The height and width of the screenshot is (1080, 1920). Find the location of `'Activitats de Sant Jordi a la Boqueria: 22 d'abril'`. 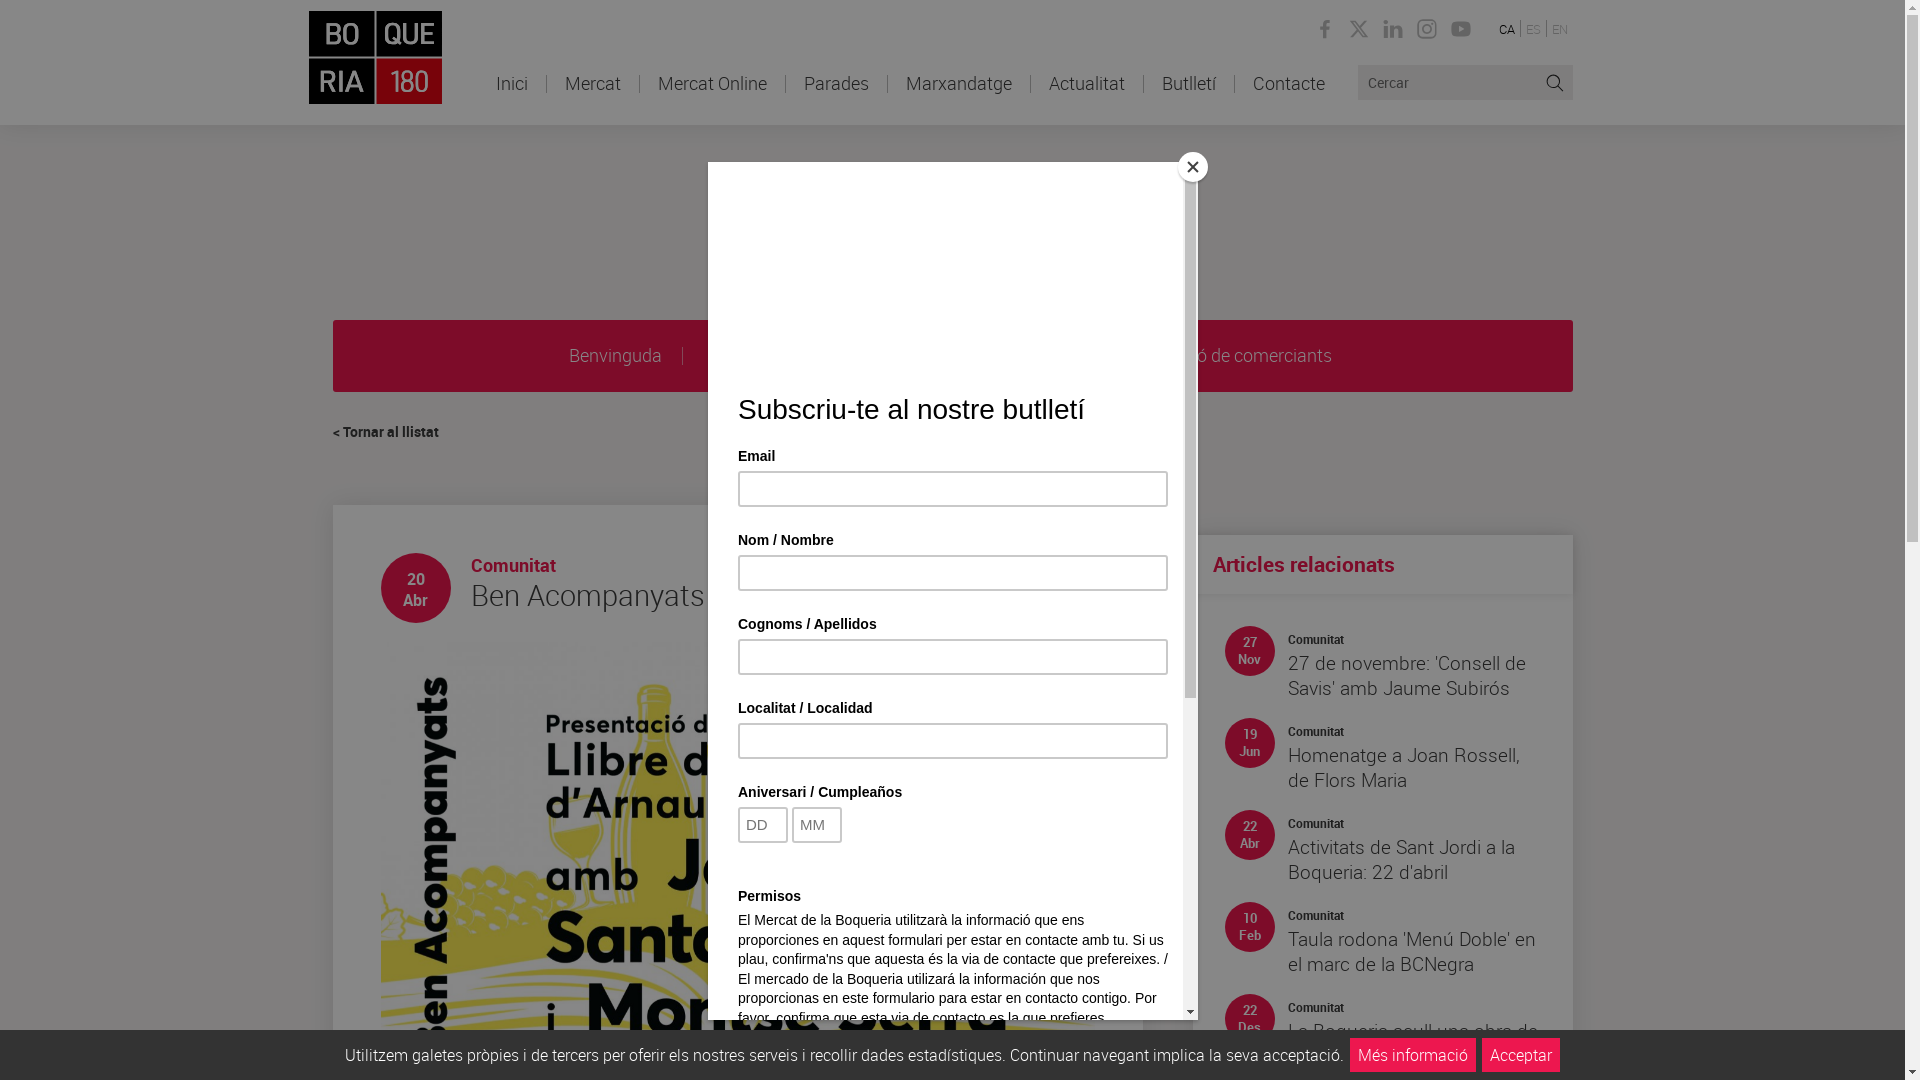

'Activitats de Sant Jordi a la Boqueria: 22 d'abril' is located at coordinates (1400, 858).